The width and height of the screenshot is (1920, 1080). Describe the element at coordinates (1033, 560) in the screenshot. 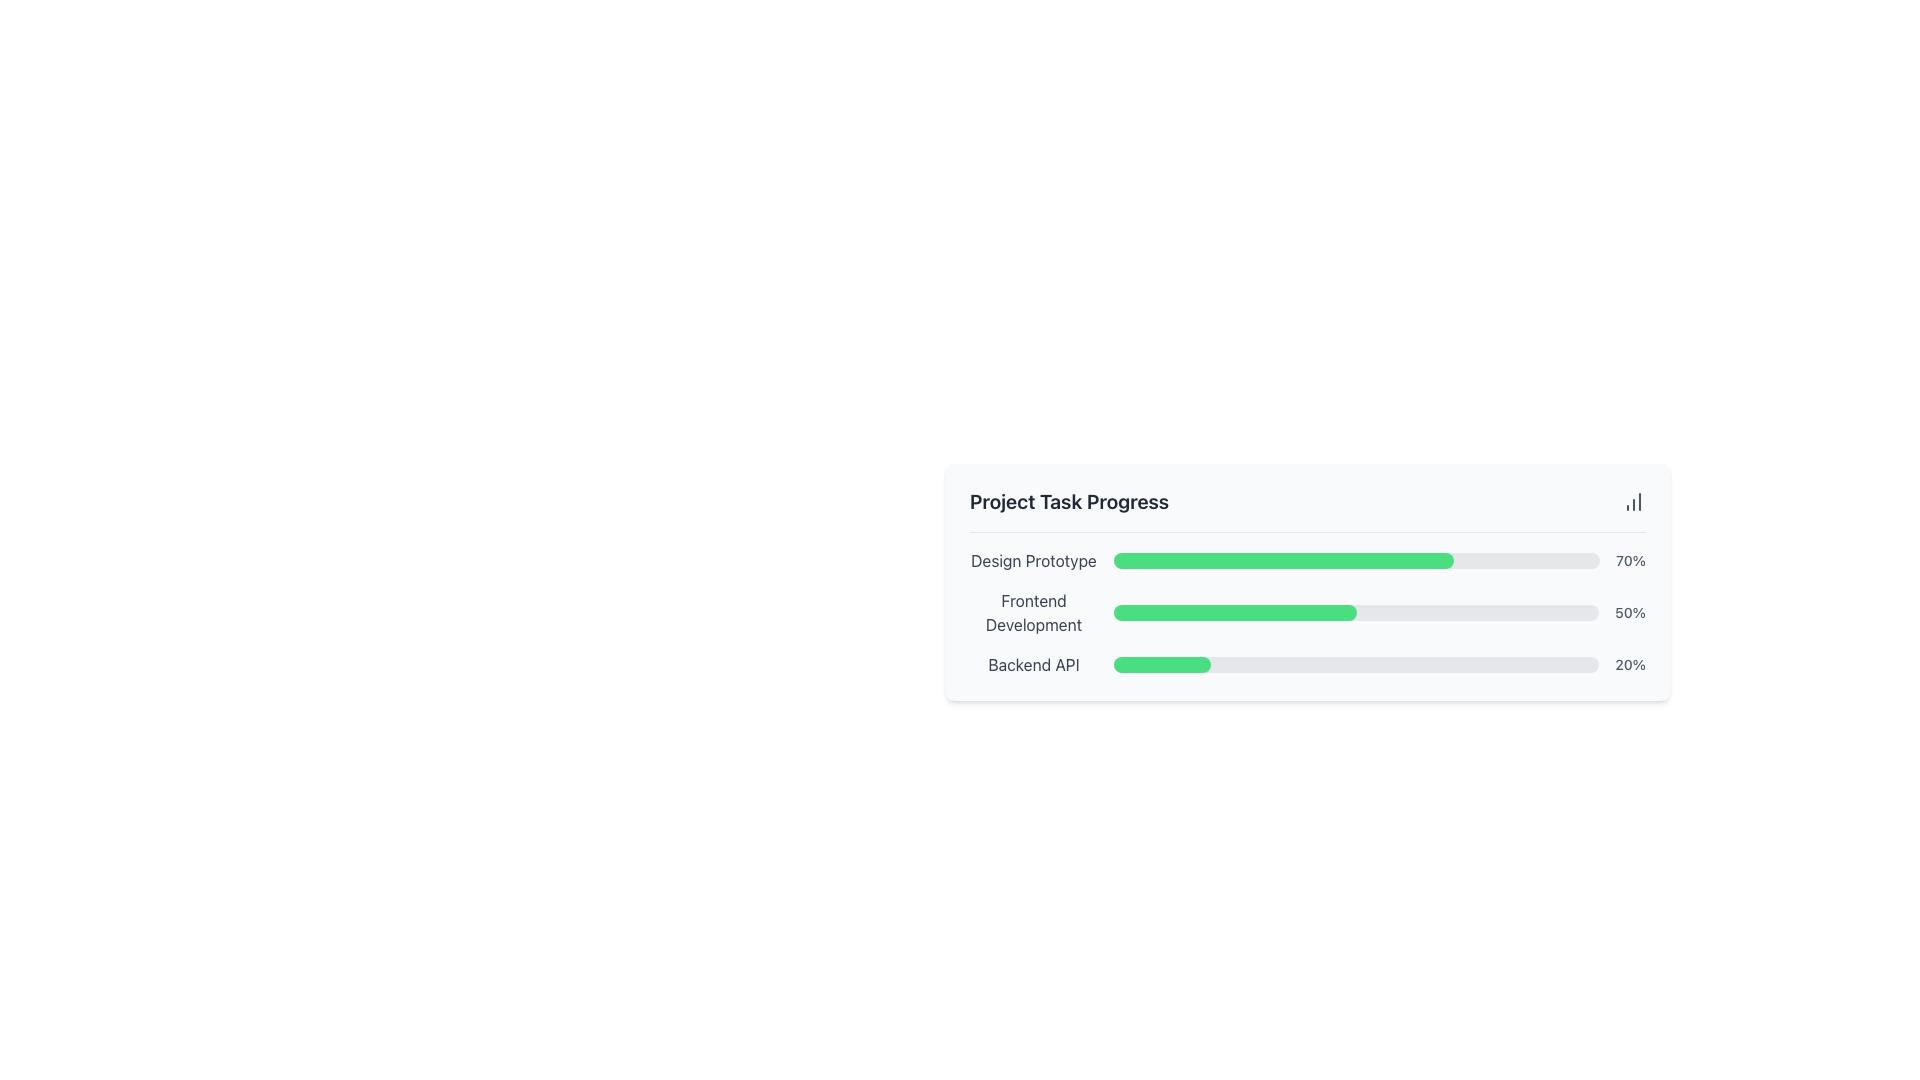

I see `the text label displaying 'Design Prototype', which is styled in gray and located on the left-hand side of a progress bar, above the labels for 'Frontend Development' and 'Backend API'` at that location.